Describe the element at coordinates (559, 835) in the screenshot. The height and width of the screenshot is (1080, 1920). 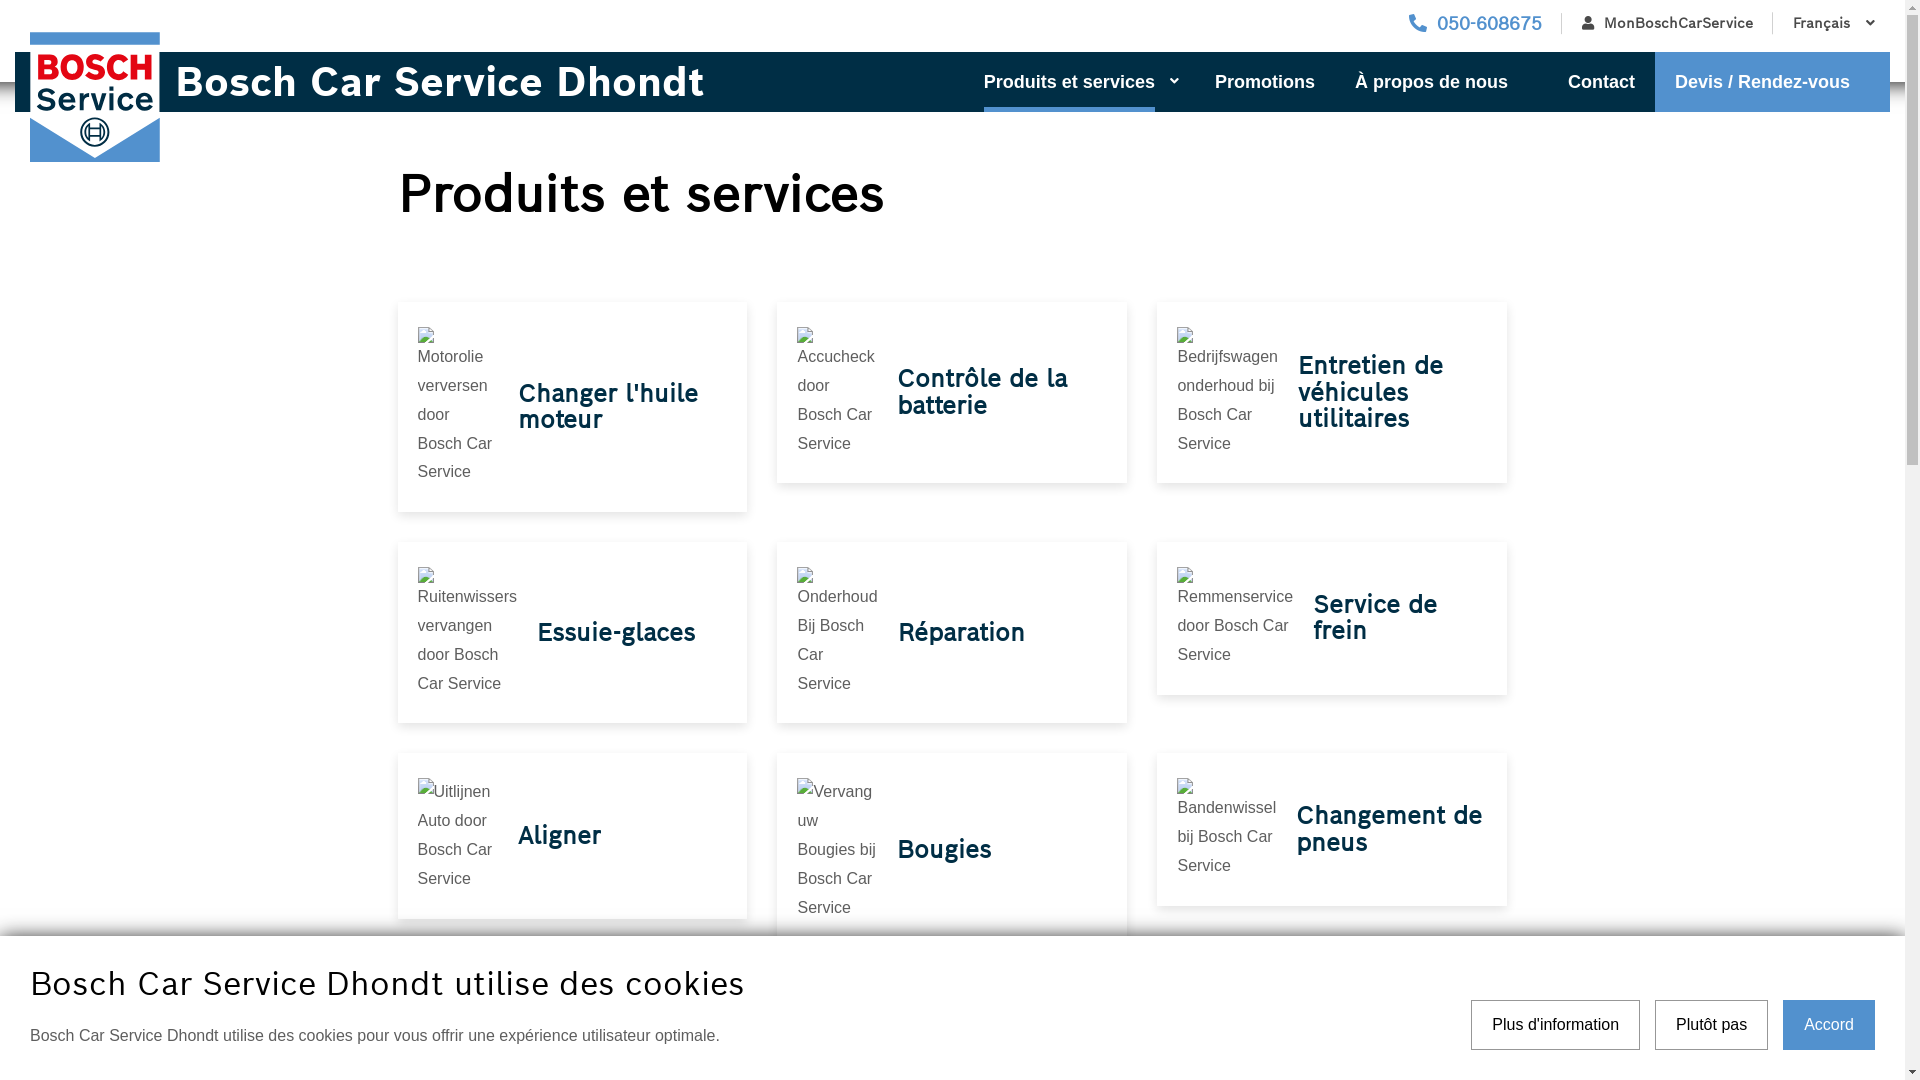
I see `'Aligner'` at that location.